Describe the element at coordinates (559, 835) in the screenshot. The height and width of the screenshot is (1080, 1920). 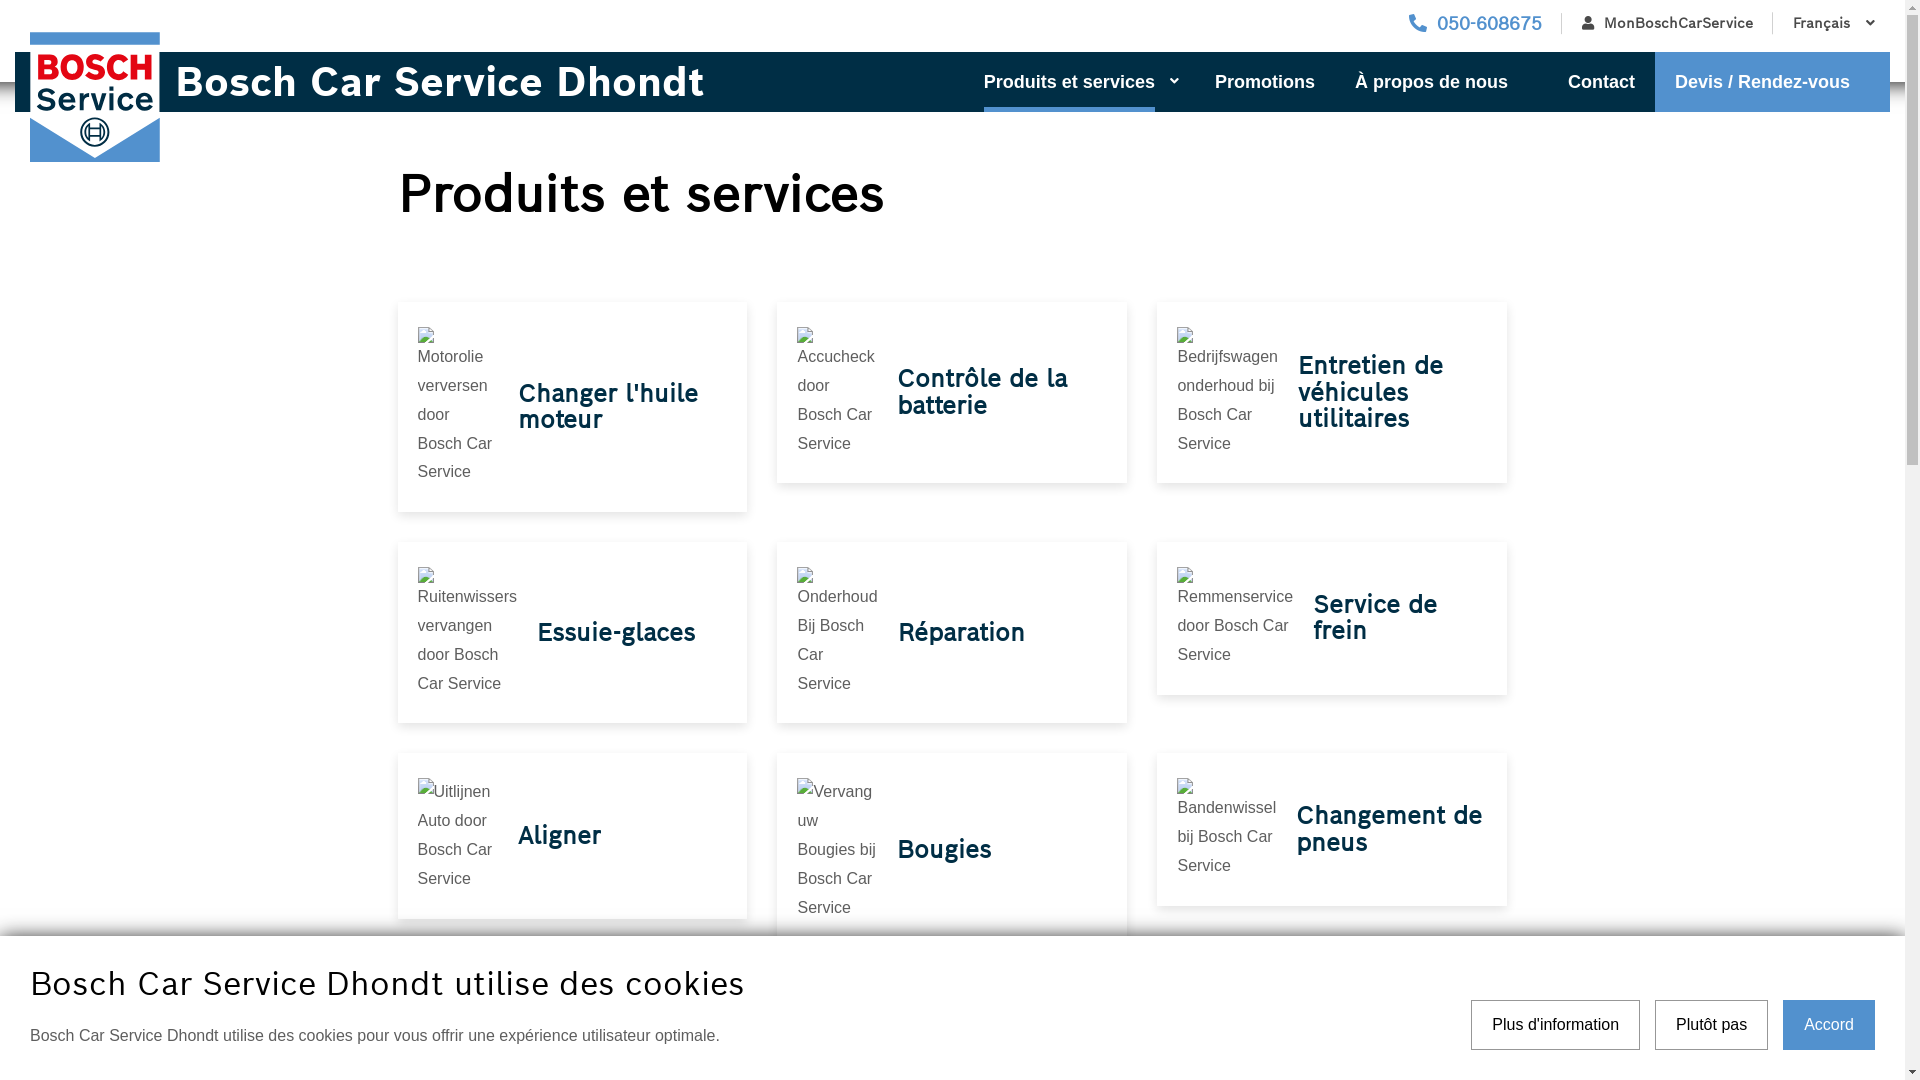
I see `'Aligner'` at that location.